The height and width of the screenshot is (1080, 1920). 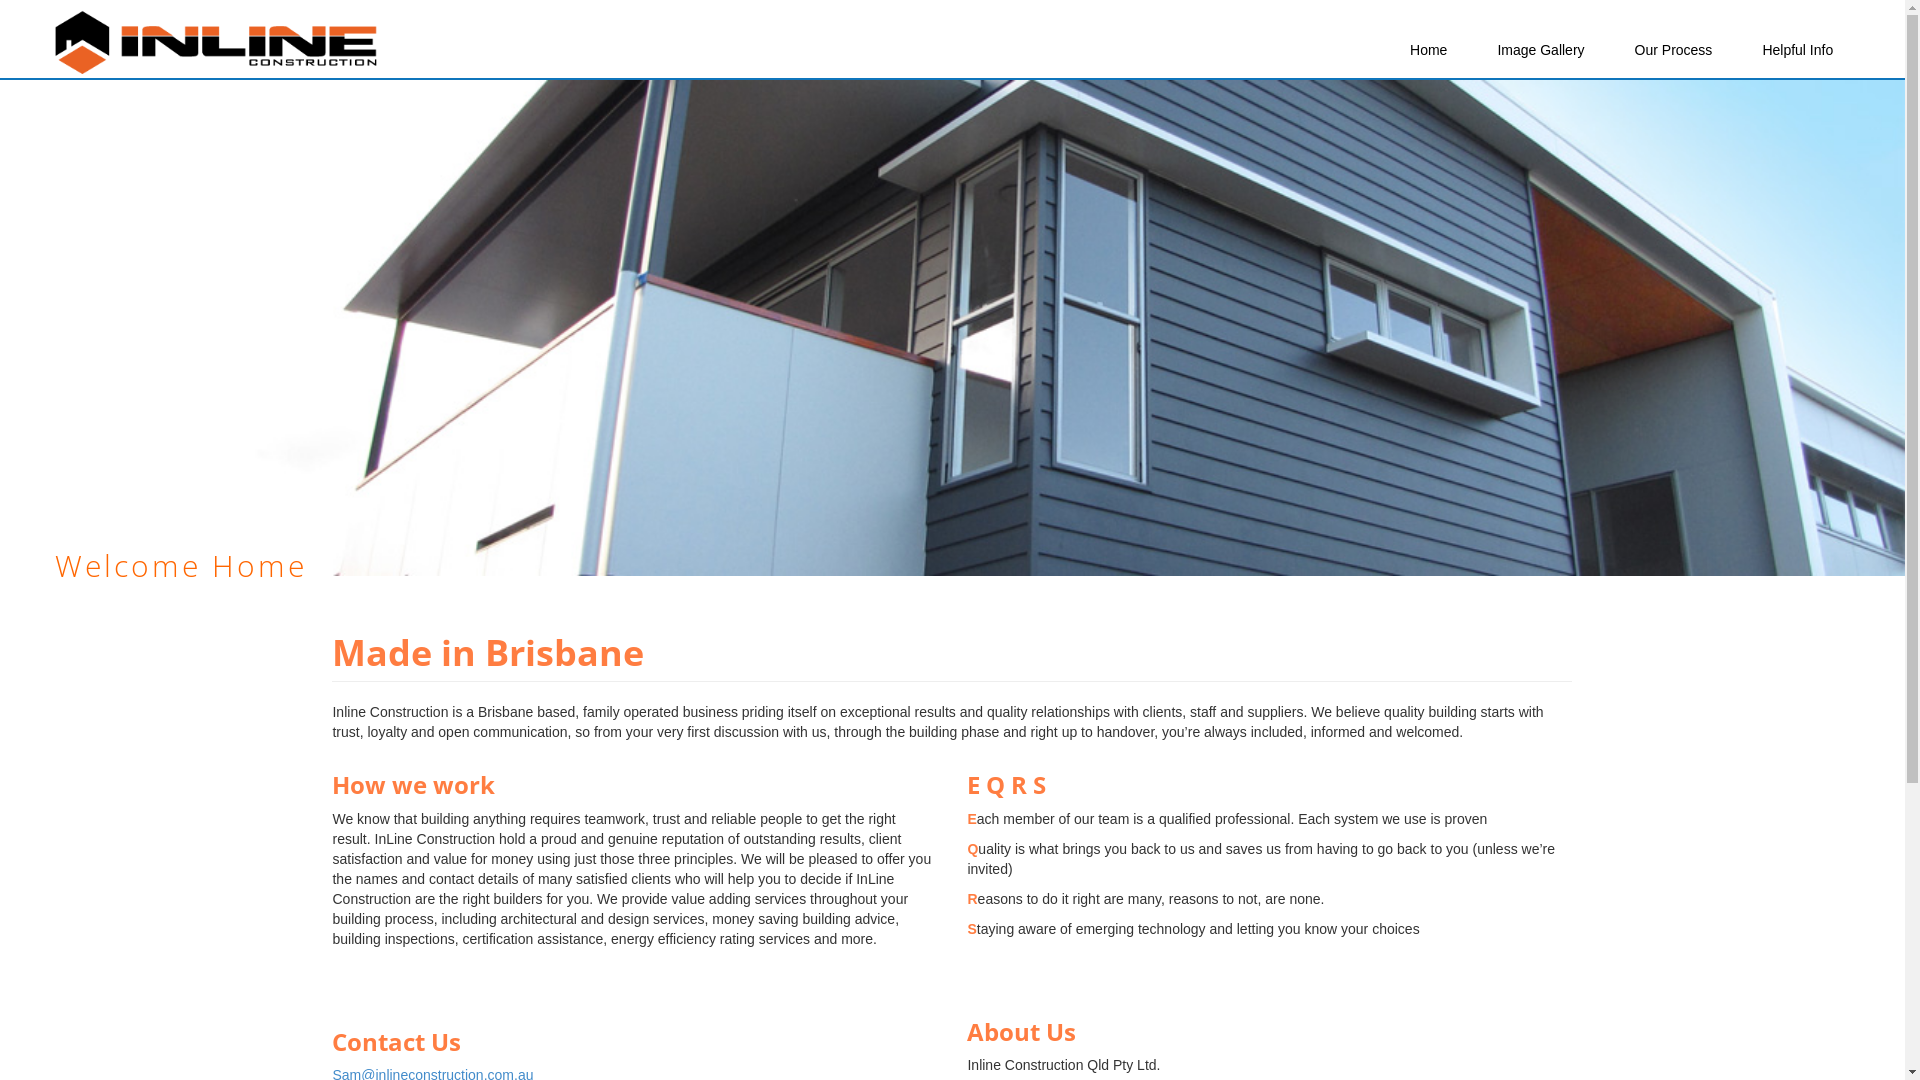 What do you see at coordinates (1620, 49) in the screenshot?
I see `'Our Process'` at bounding box center [1620, 49].